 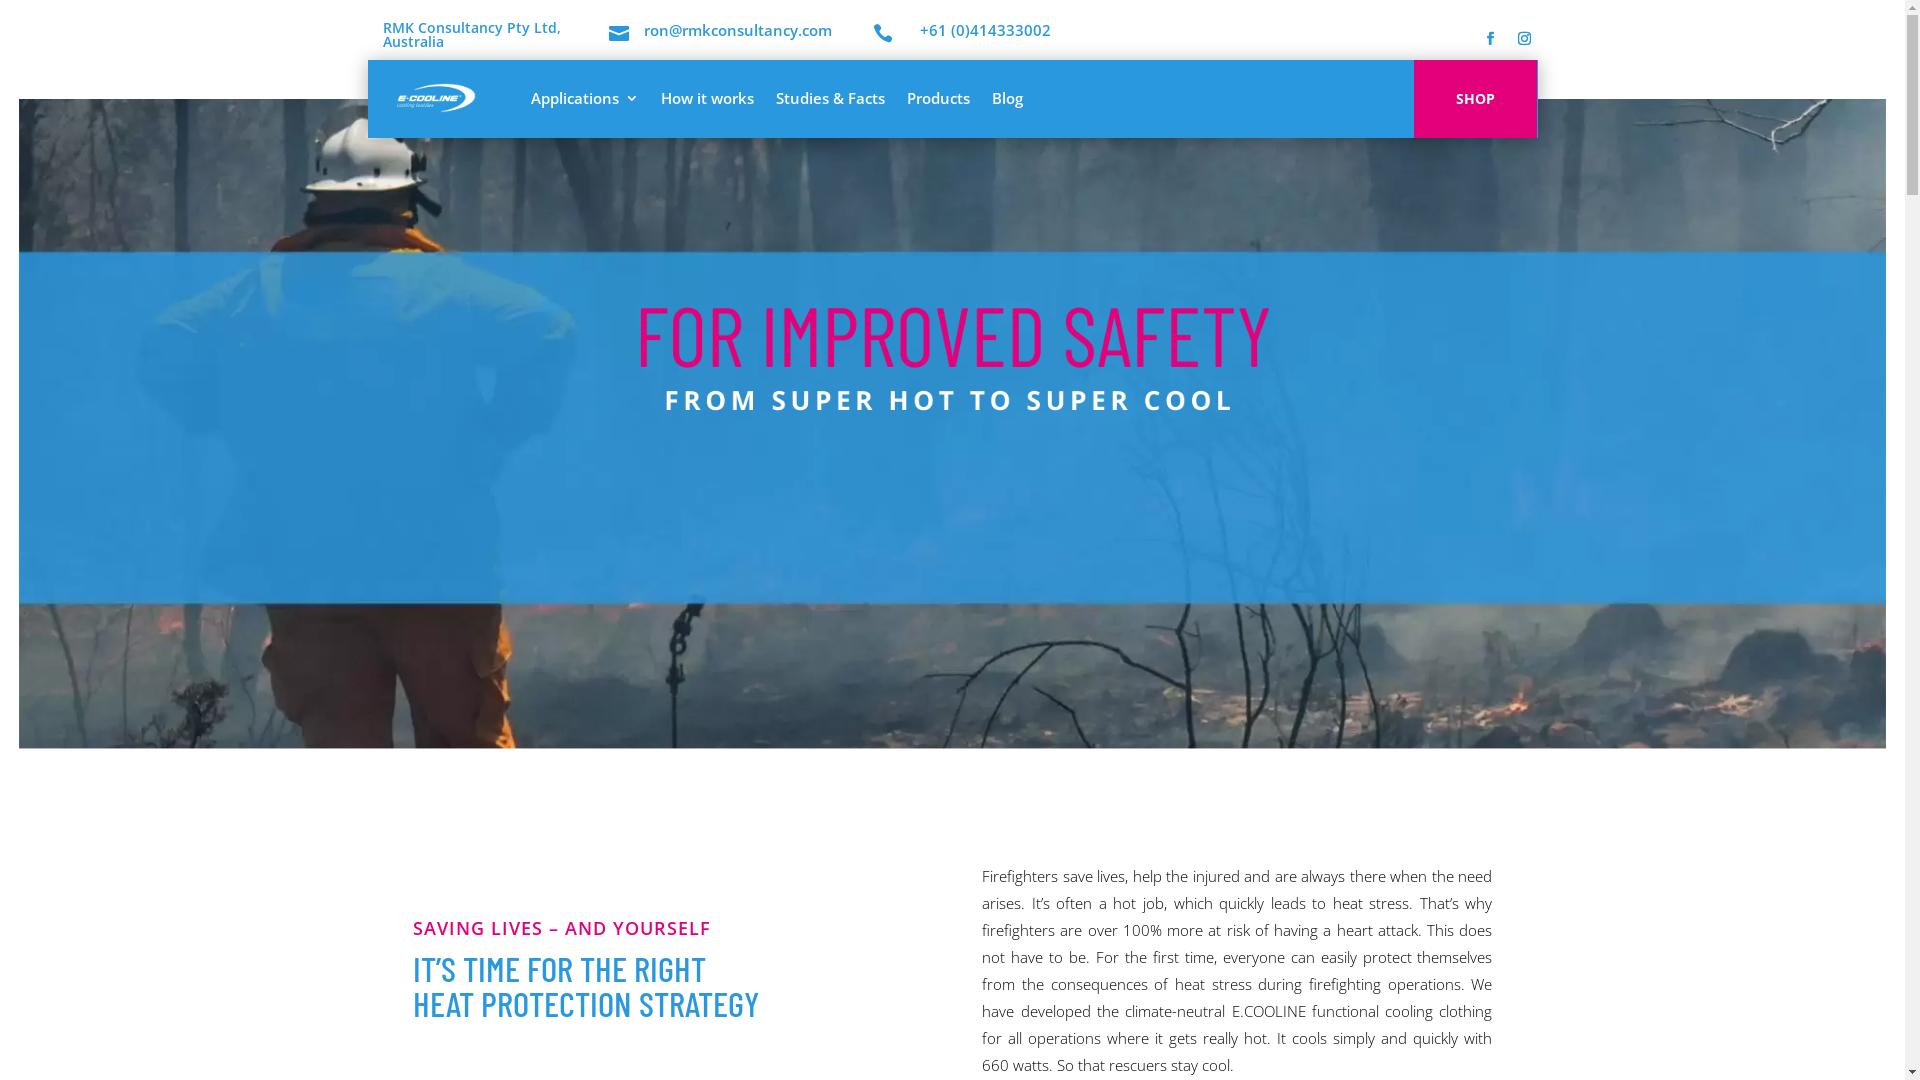 What do you see at coordinates (469, 34) in the screenshot?
I see `'RMK Consultancy Pty Ltd, Australia'` at bounding box center [469, 34].